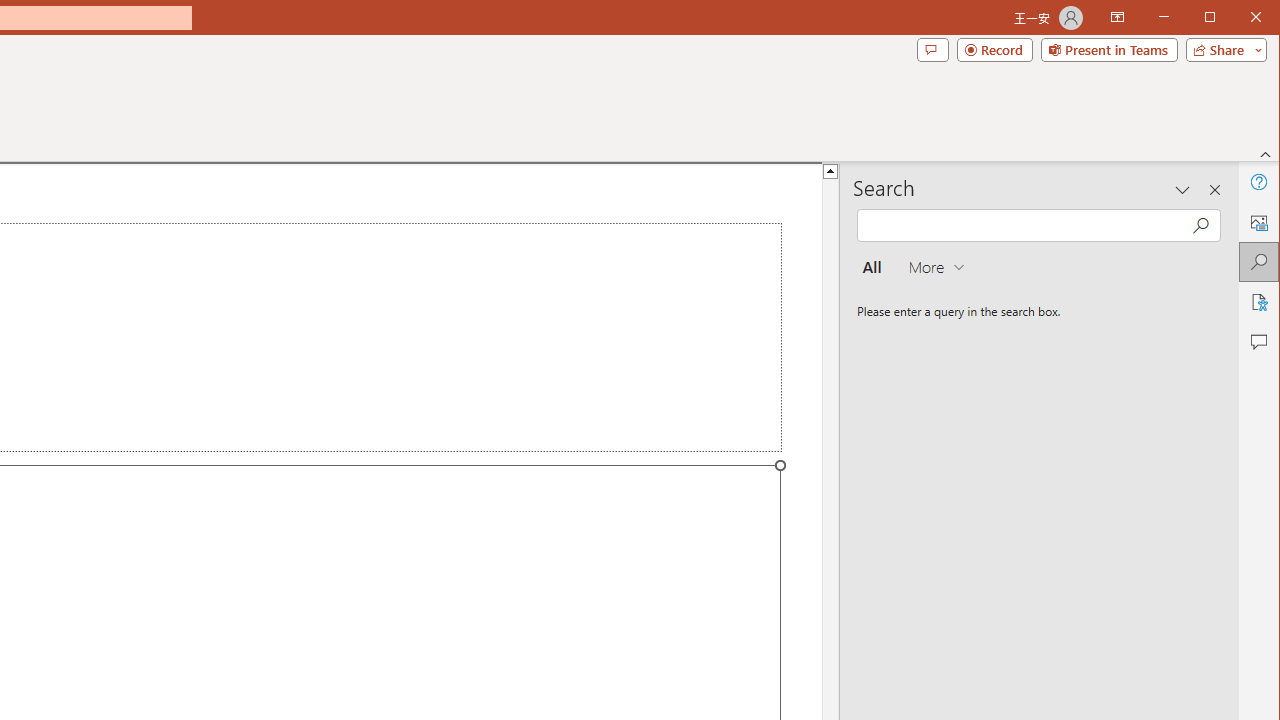 The width and height of the screenshot is (1280, 720). Describe the element at coordinates (1221, 49) in the screenshot. I see `'Share'` at that location.